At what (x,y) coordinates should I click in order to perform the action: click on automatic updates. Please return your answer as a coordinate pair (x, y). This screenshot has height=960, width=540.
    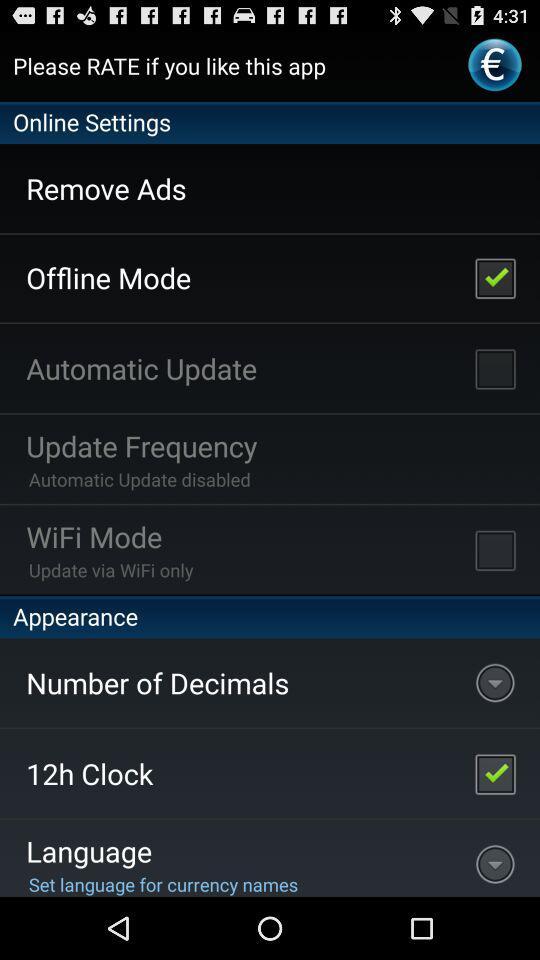
    Looking at the image, I should click on (494, 367).